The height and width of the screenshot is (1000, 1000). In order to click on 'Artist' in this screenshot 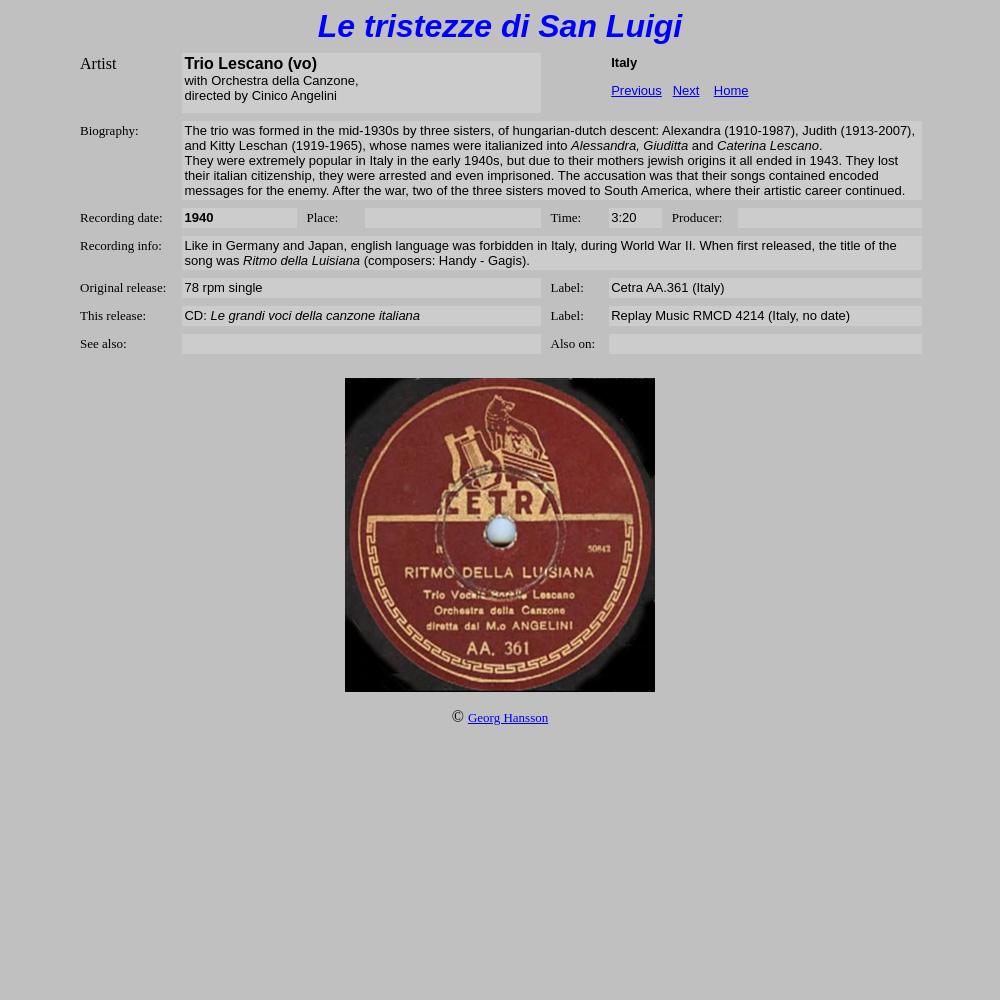, I will do `click(79, 62)`.